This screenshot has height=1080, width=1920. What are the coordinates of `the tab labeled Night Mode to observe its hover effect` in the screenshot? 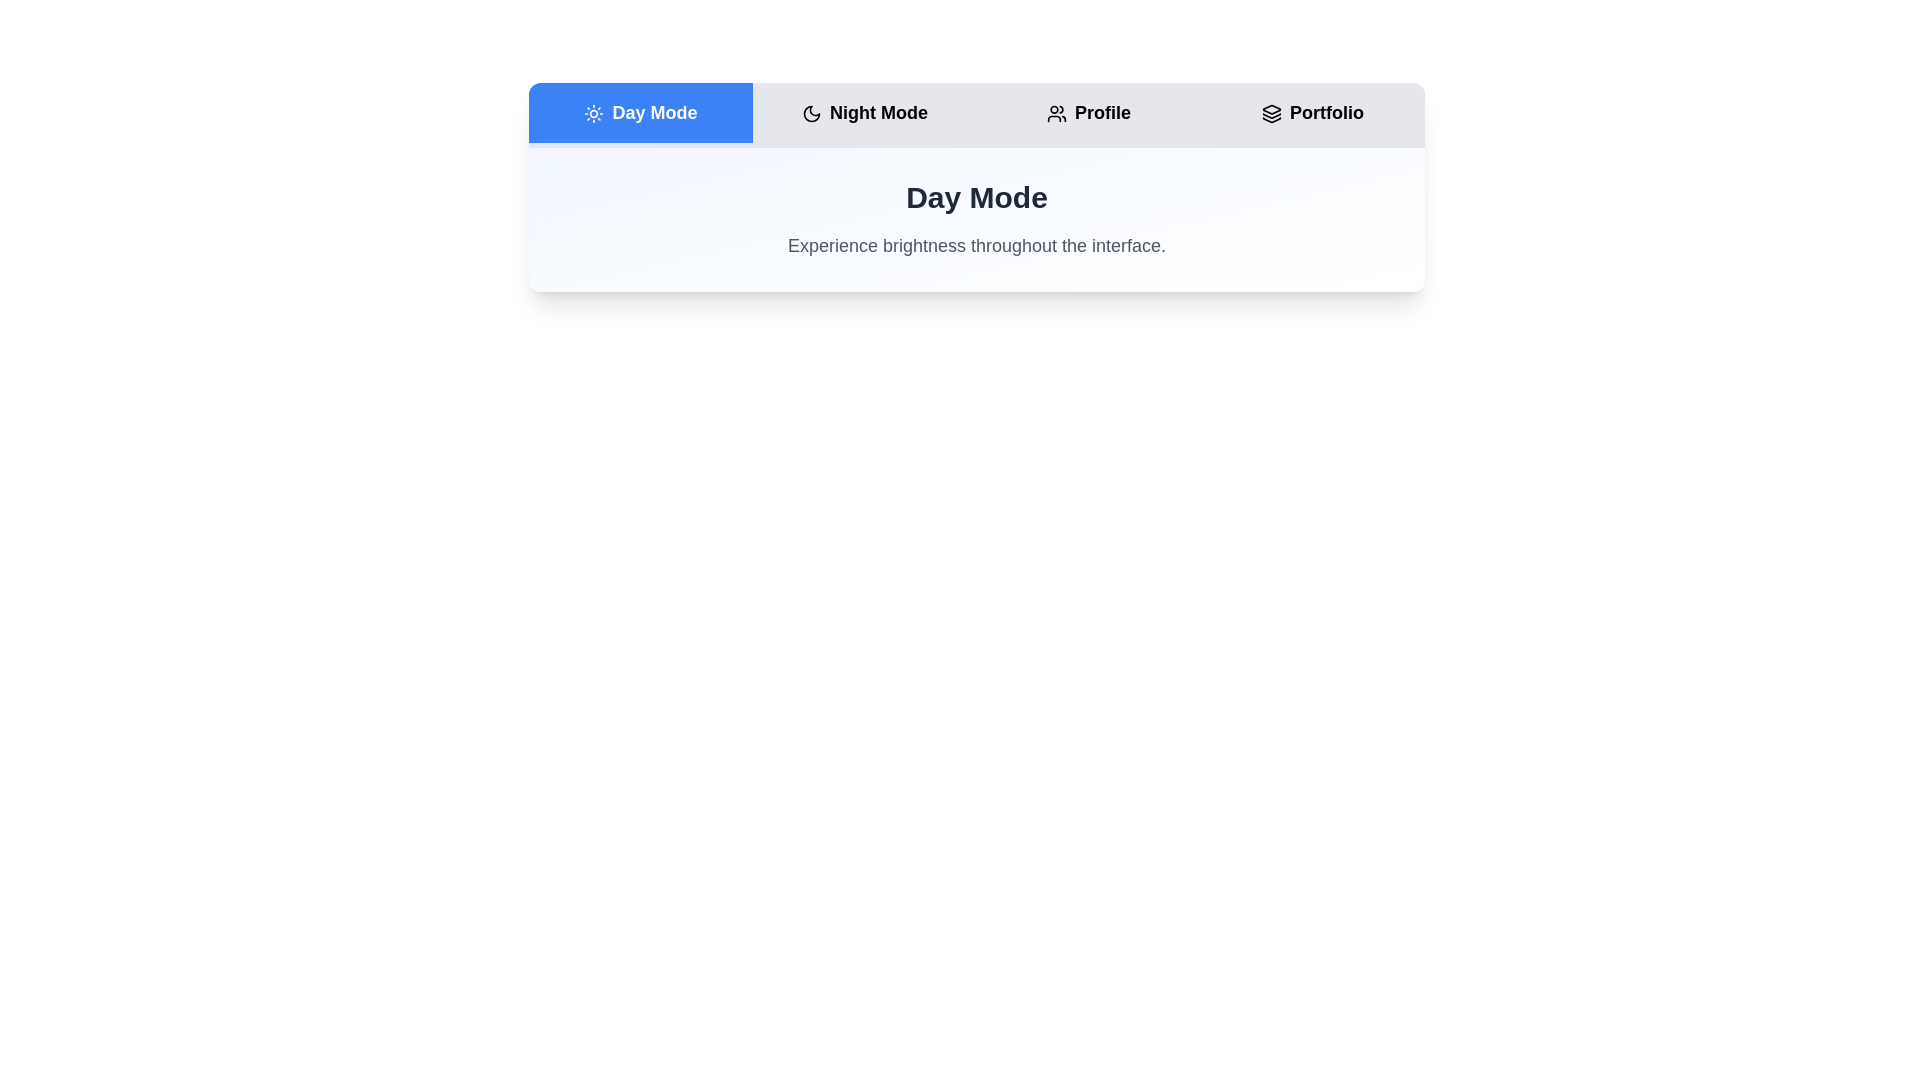 It's located at (864, 112).